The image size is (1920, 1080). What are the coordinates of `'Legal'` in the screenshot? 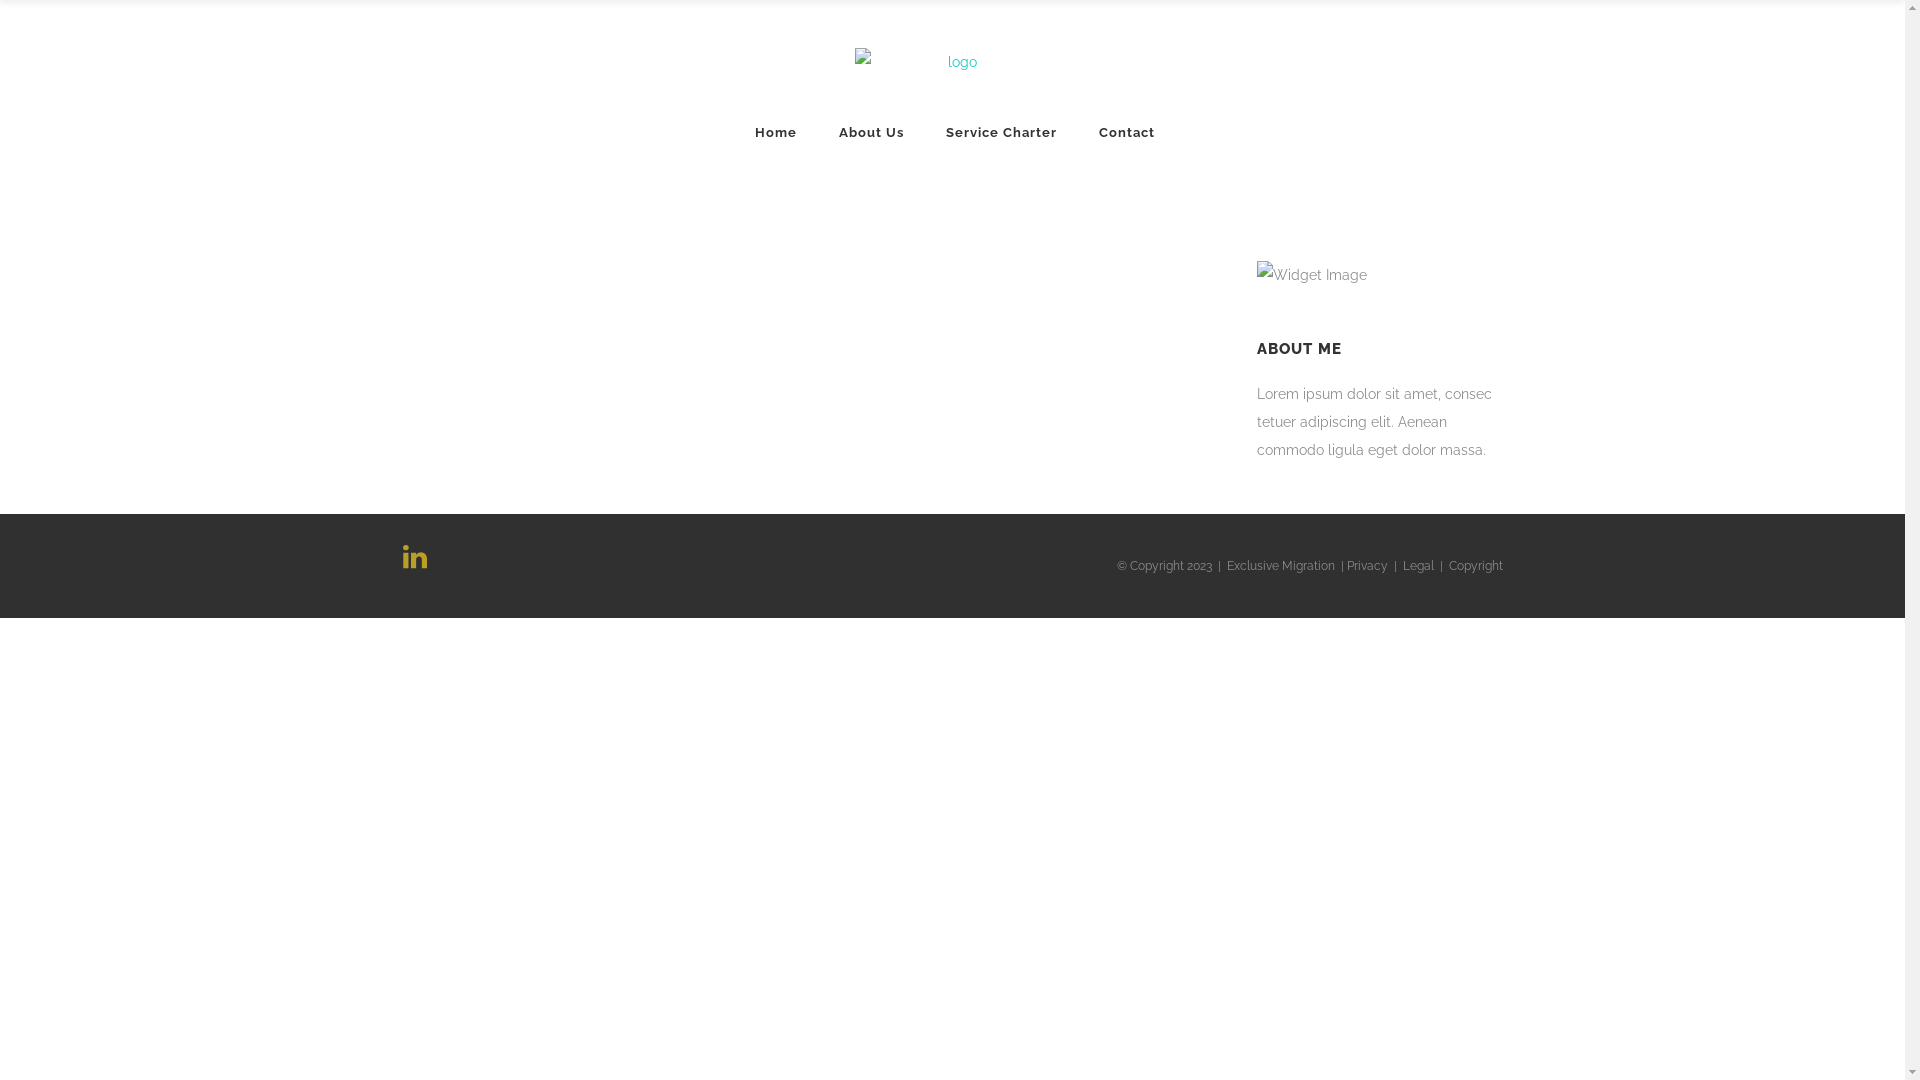 It's located at (1400, 566).